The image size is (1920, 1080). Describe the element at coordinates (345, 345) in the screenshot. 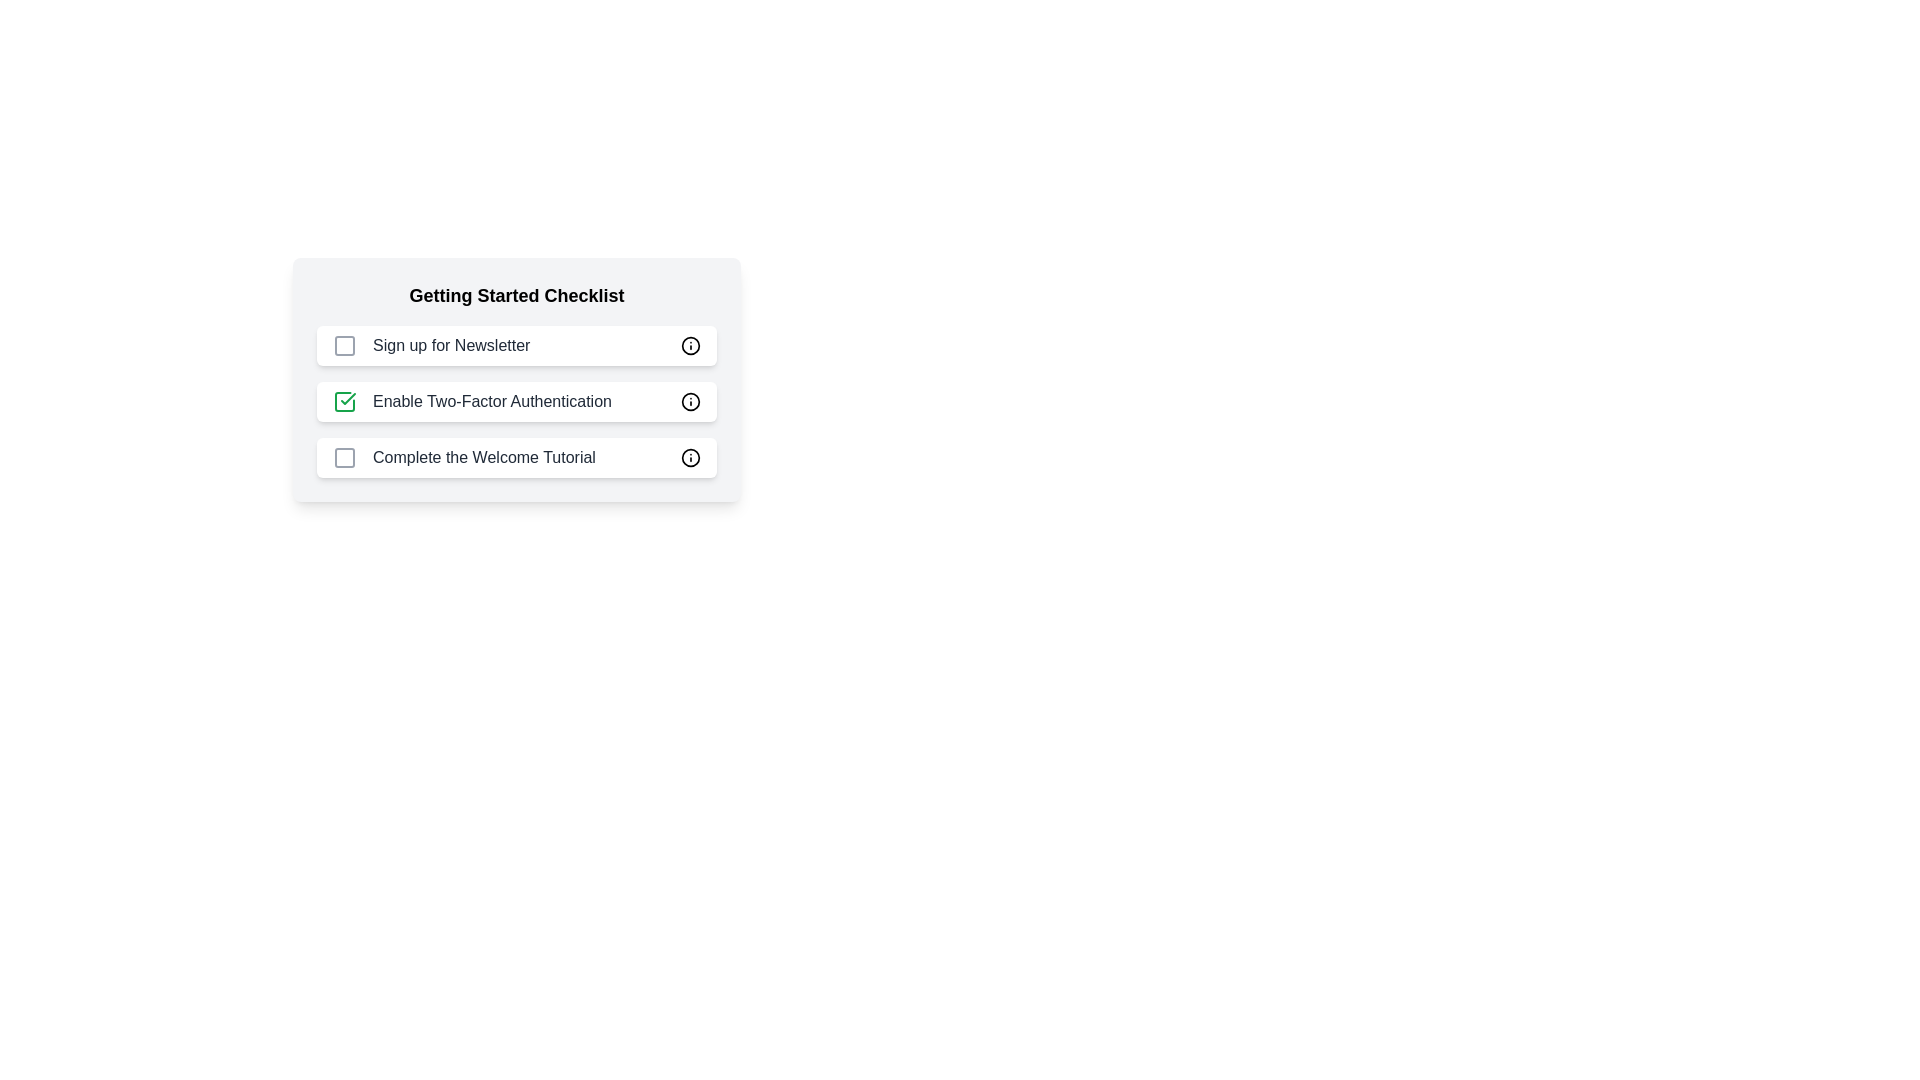

I see `the first checkbox in the checklist located on the left side of the 'Sign up for Newsletter' row` at that location.